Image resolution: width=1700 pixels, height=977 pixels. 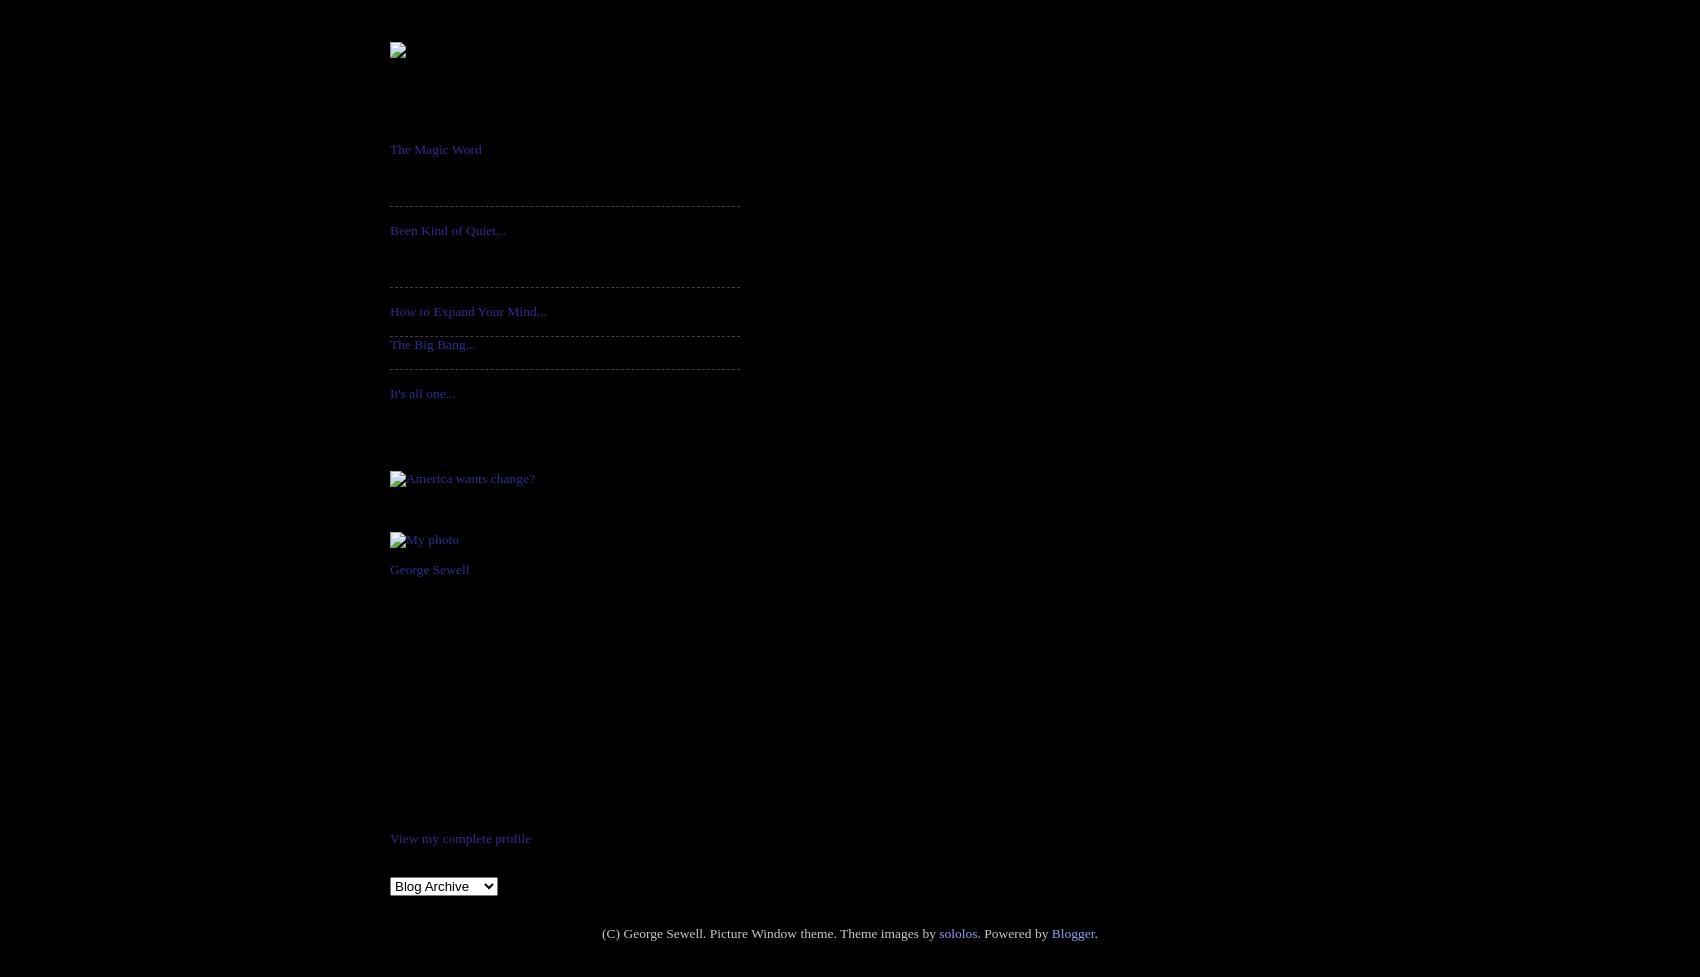 I want to click on 'Blogger', so click(x=1072, y=931).